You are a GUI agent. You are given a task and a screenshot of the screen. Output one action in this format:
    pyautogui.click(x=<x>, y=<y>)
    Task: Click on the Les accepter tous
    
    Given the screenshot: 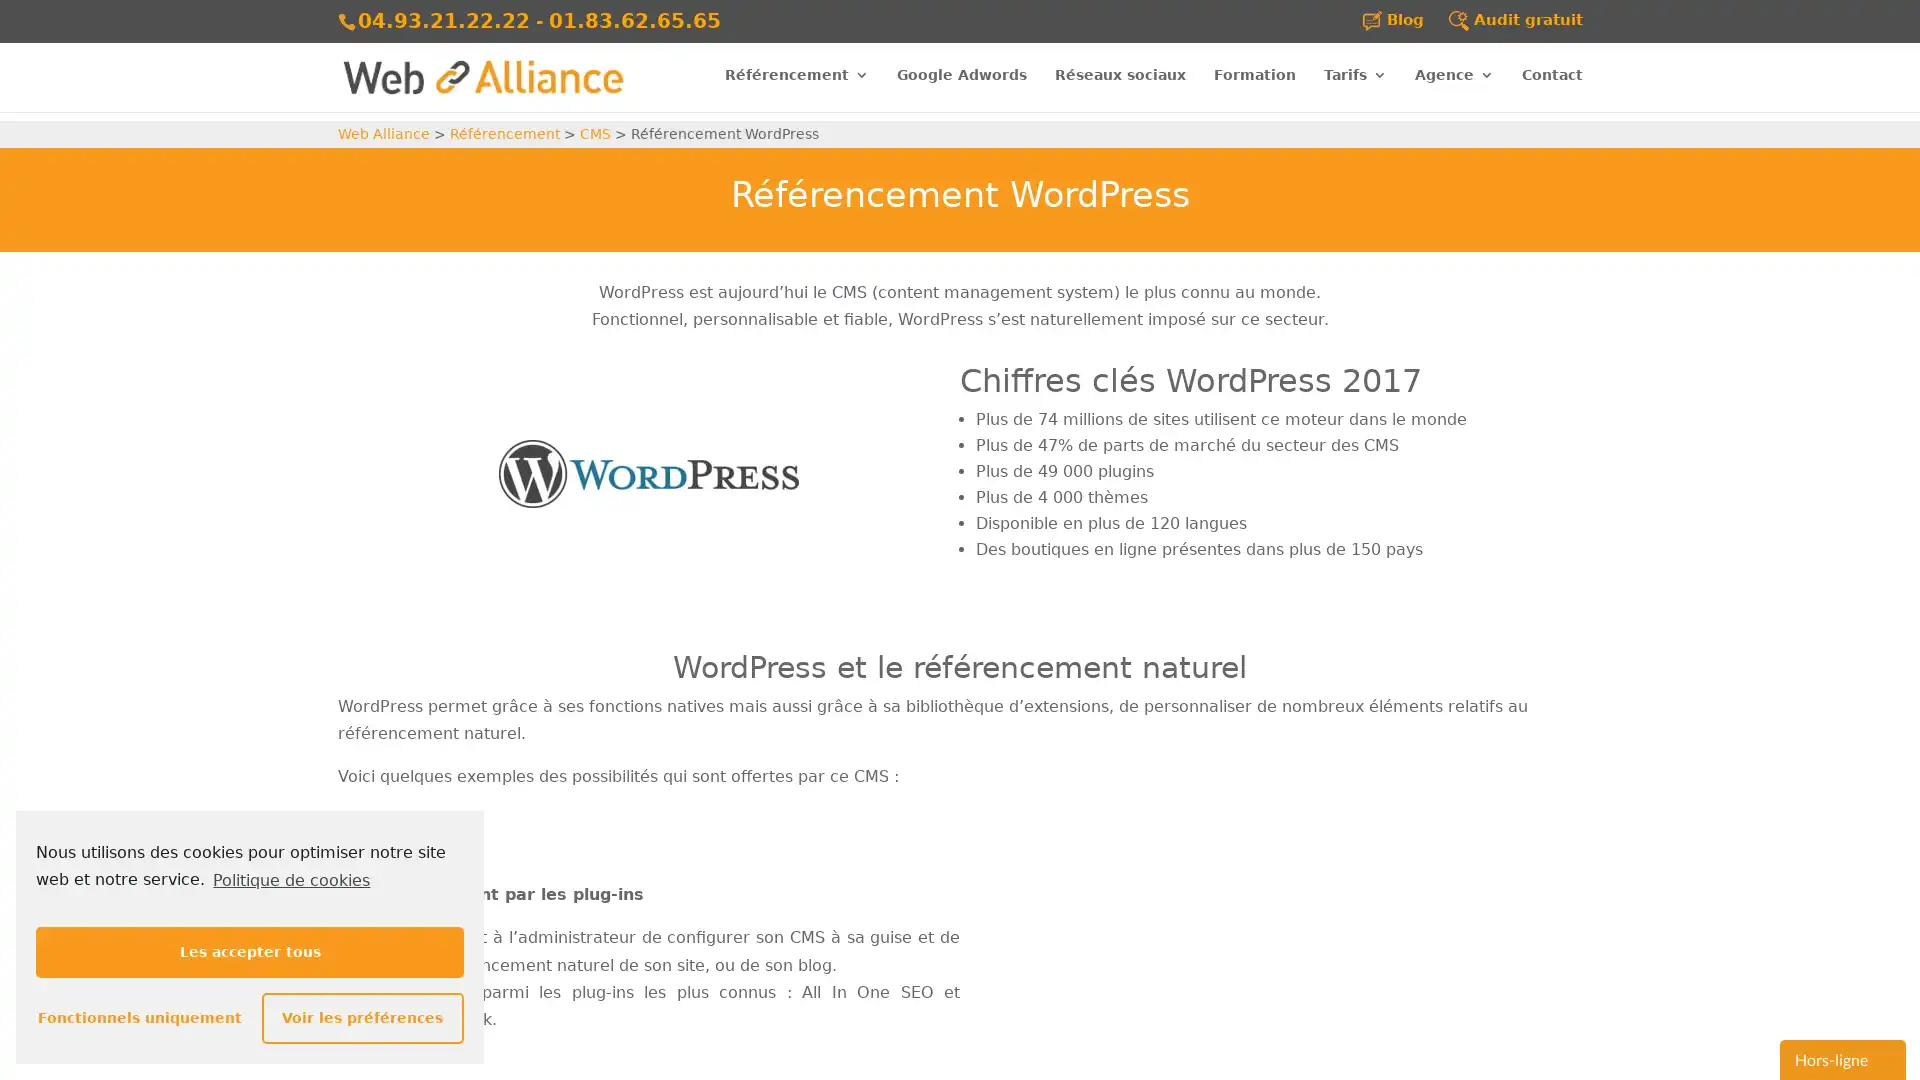 What is the action you would take?
    pyautogui.click(x=248, y=950)
    